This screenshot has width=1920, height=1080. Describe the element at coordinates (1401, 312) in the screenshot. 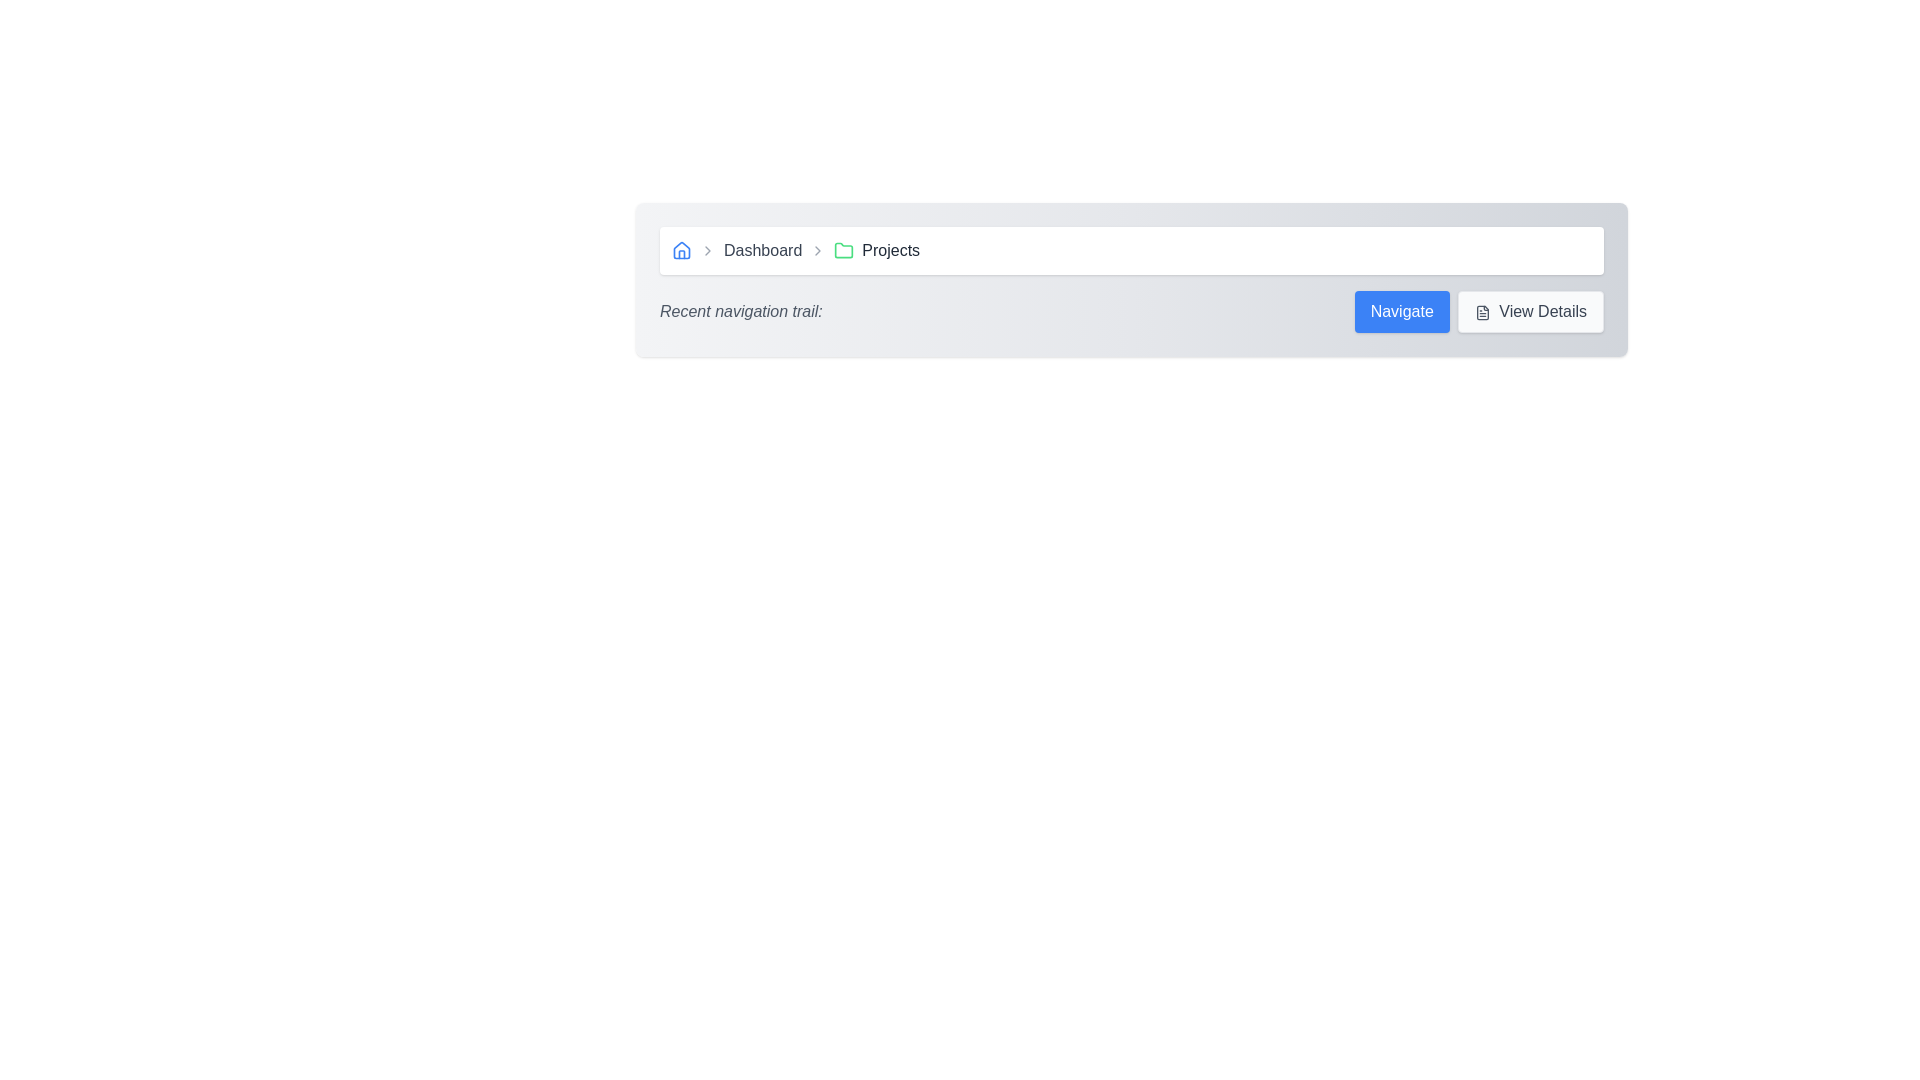

I see `the navigation button, which is the first button in its horizontal section` at that location.